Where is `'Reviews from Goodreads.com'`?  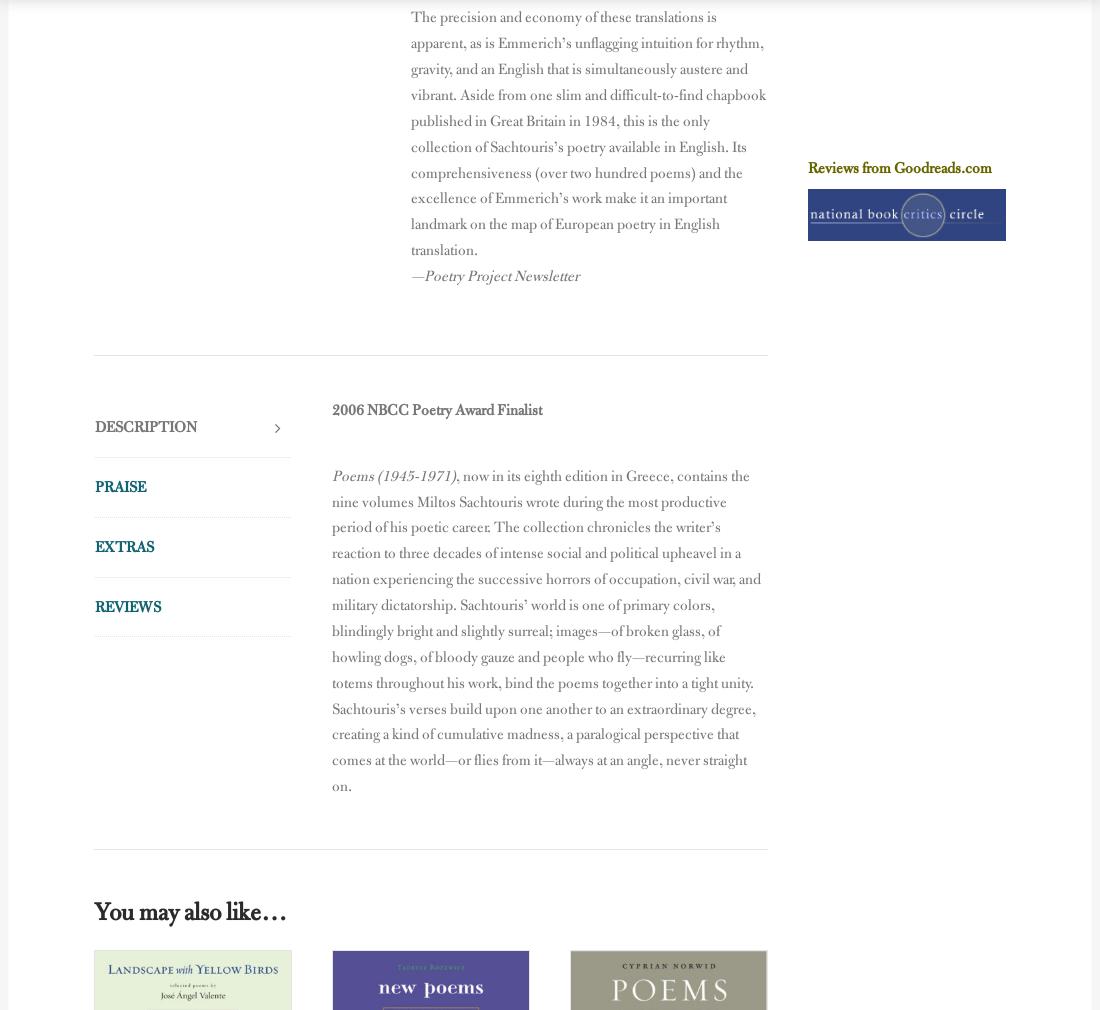
'Reviews from Goodreads.com' is located at coordinates (899, 166).